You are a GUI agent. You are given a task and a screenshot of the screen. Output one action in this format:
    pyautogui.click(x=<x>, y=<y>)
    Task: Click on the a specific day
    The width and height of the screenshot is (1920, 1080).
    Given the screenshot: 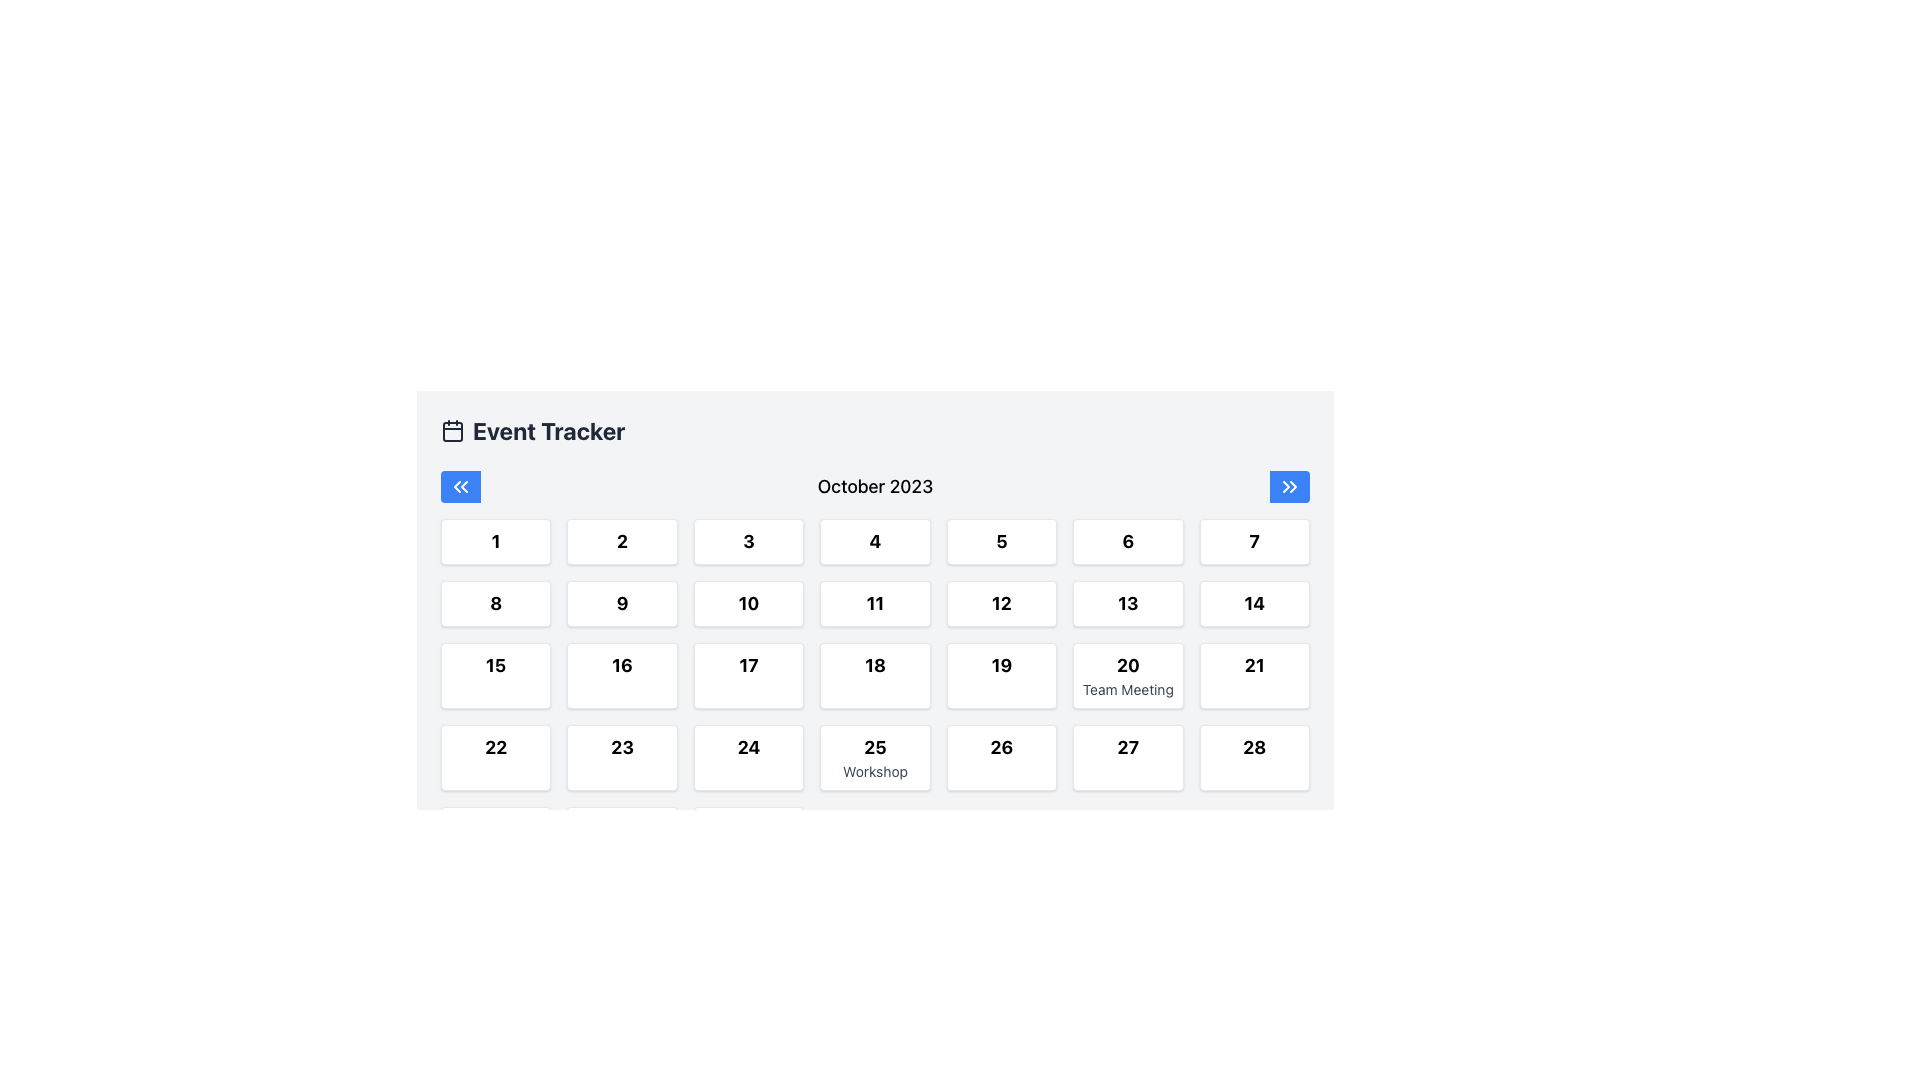 What is the action you would take?
    pyautogui.click(x=875, y=685)
    